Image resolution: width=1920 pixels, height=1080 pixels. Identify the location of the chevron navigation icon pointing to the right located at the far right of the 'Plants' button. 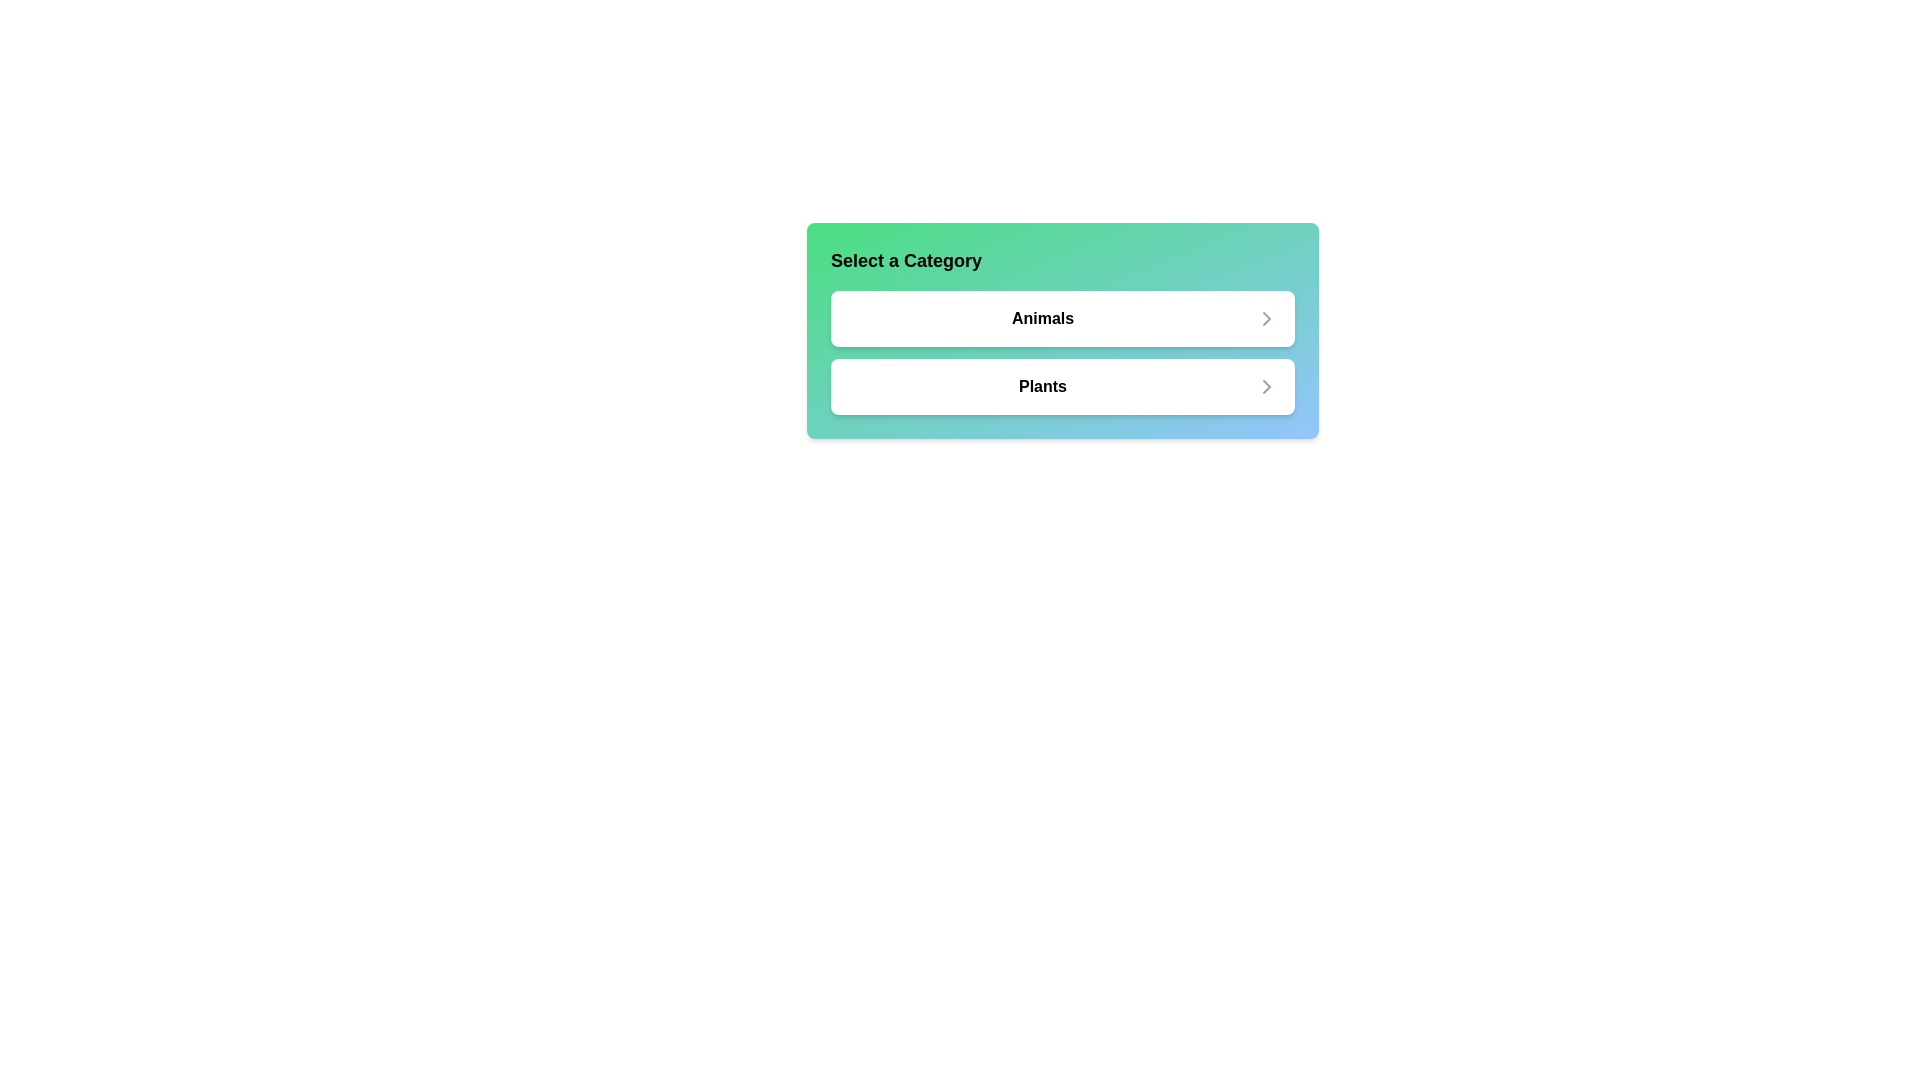
(1266, 386).